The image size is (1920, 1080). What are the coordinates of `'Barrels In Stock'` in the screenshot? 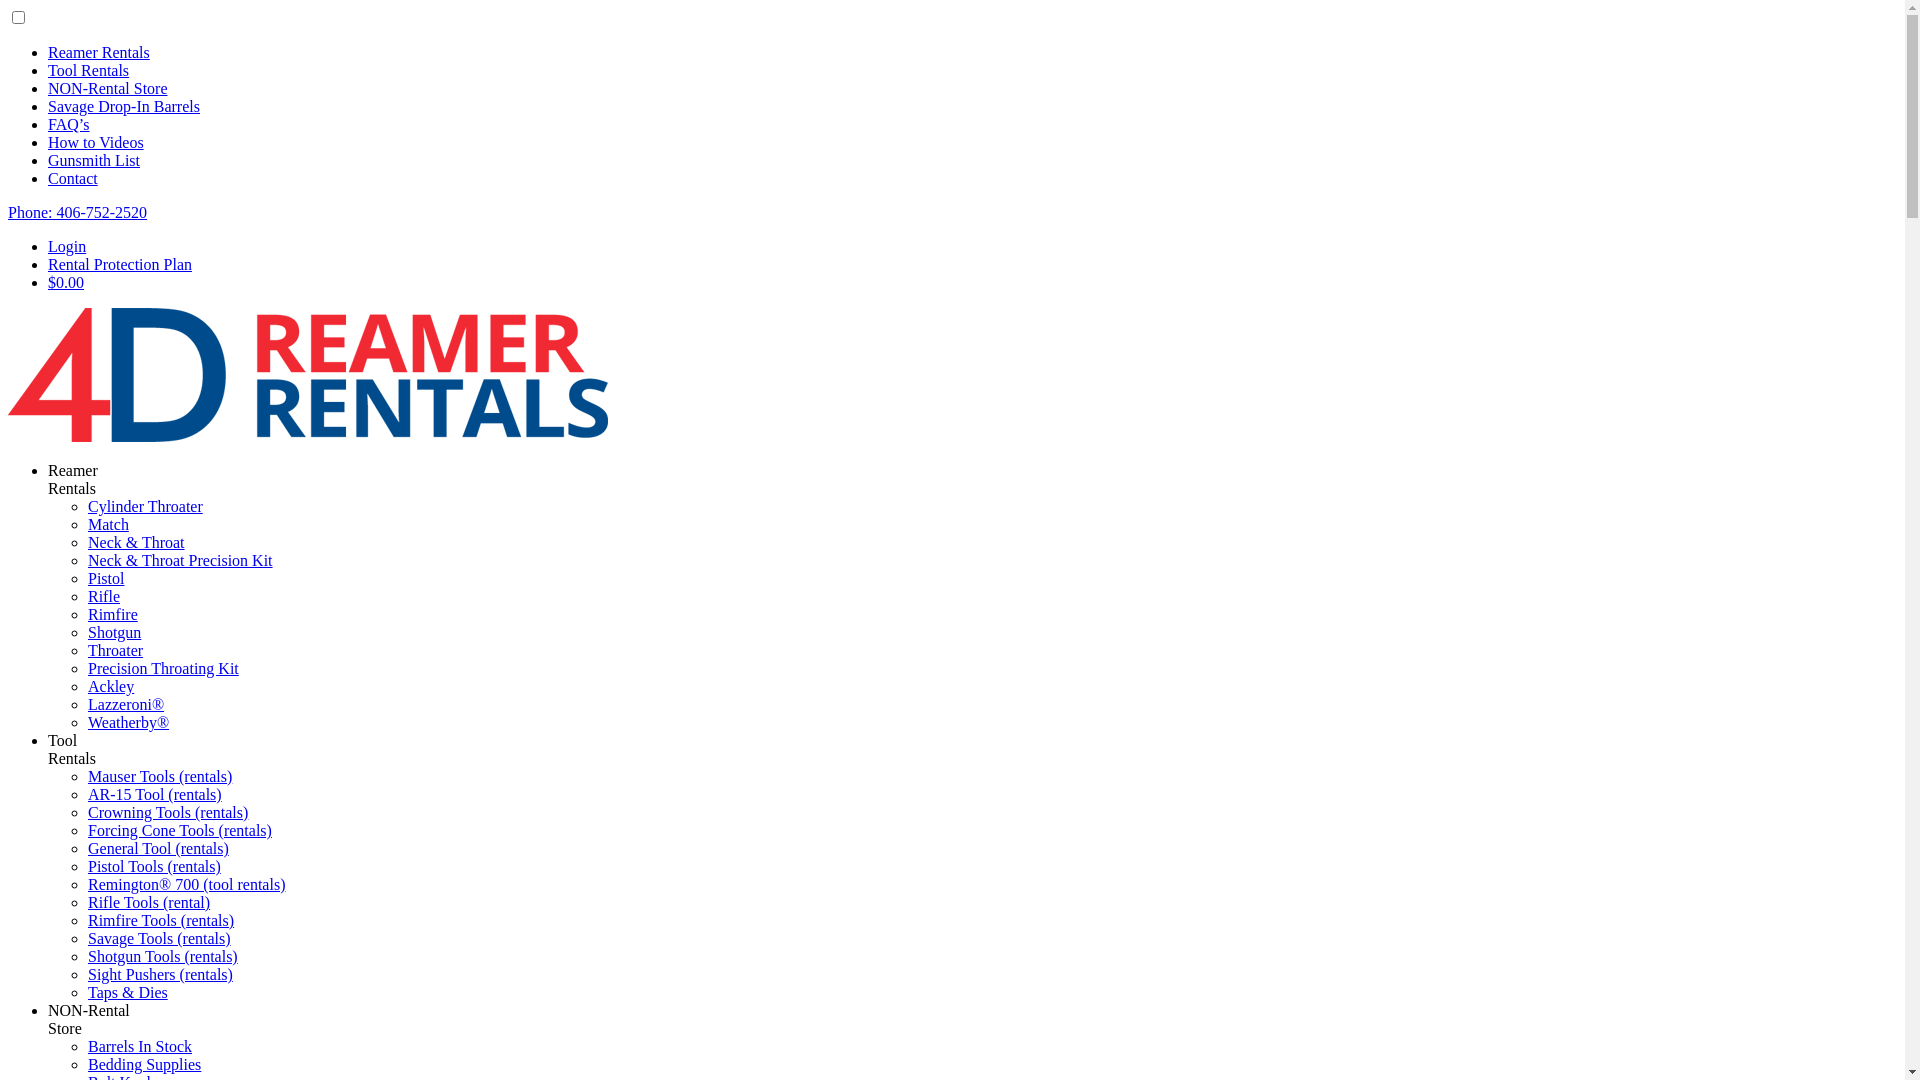 It's located at (138, 1045).